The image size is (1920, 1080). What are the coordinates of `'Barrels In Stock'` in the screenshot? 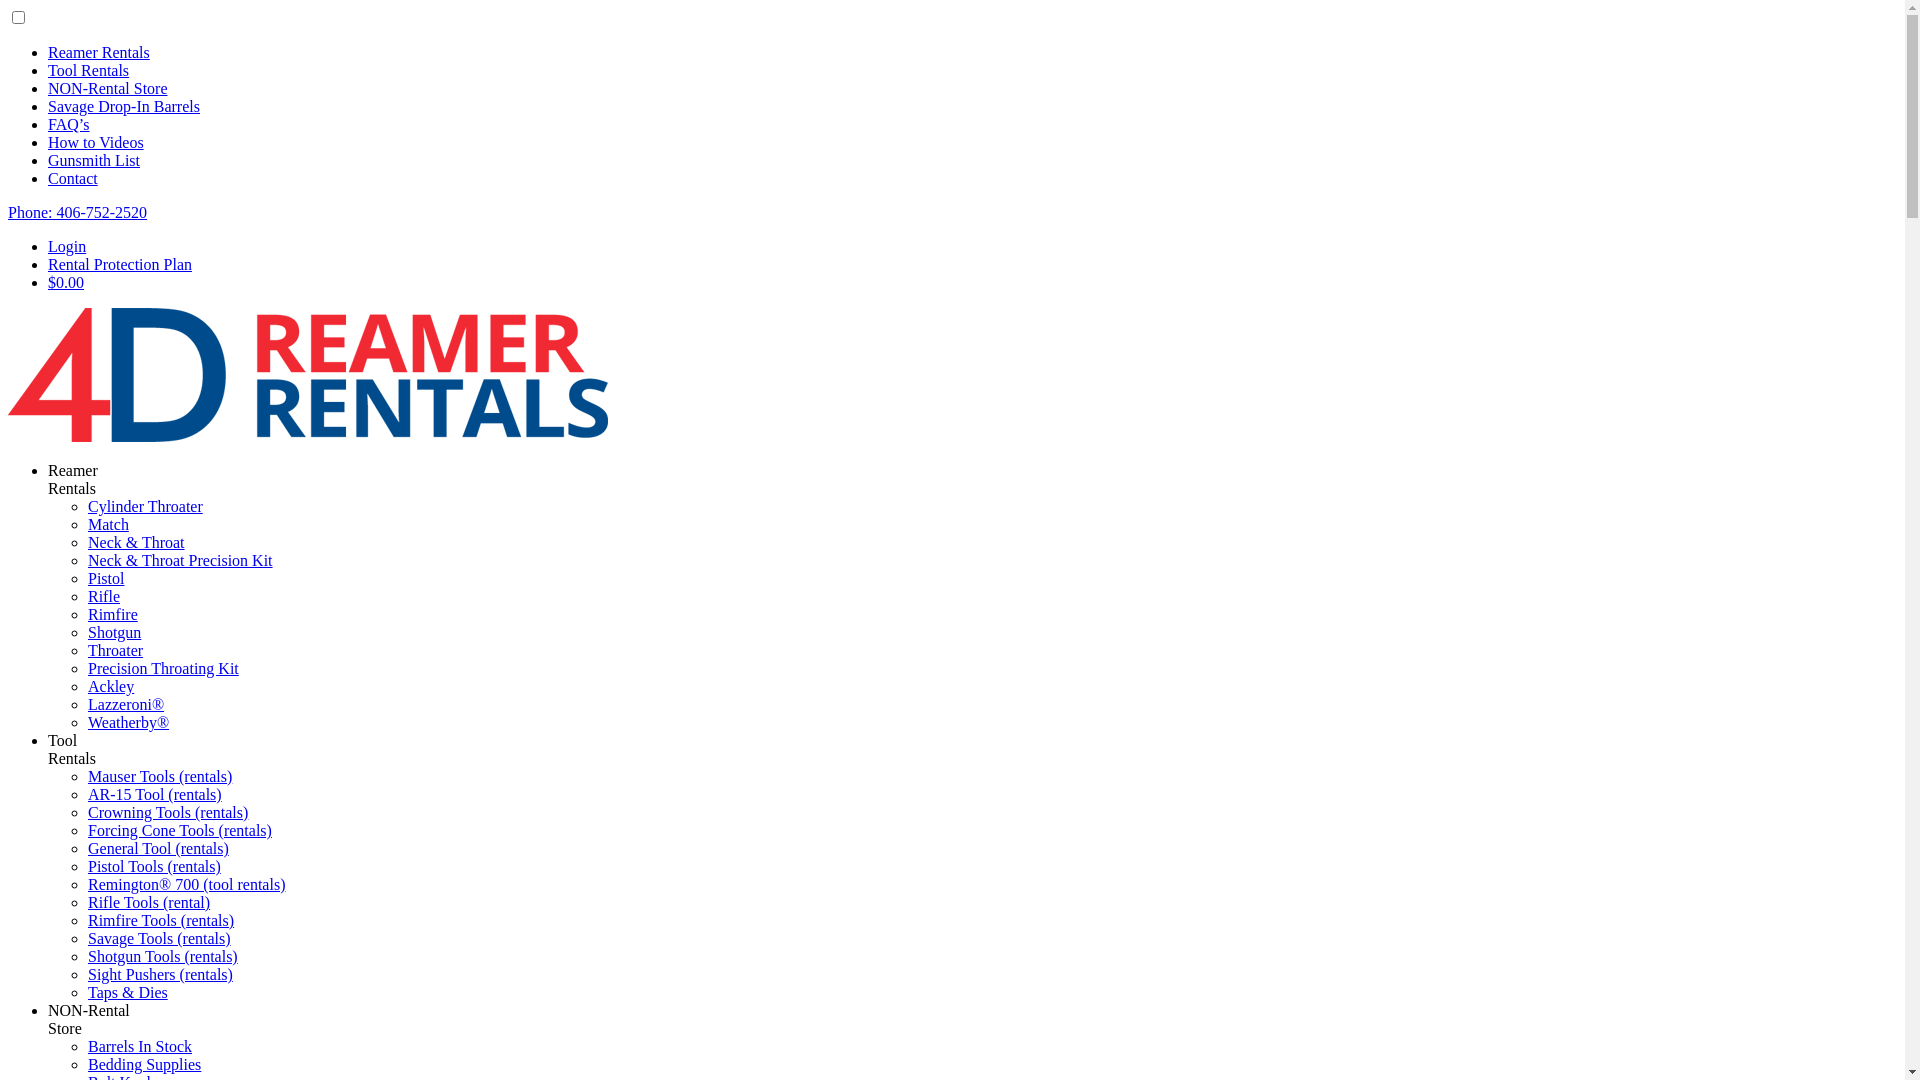 It's located at (138, 1045).